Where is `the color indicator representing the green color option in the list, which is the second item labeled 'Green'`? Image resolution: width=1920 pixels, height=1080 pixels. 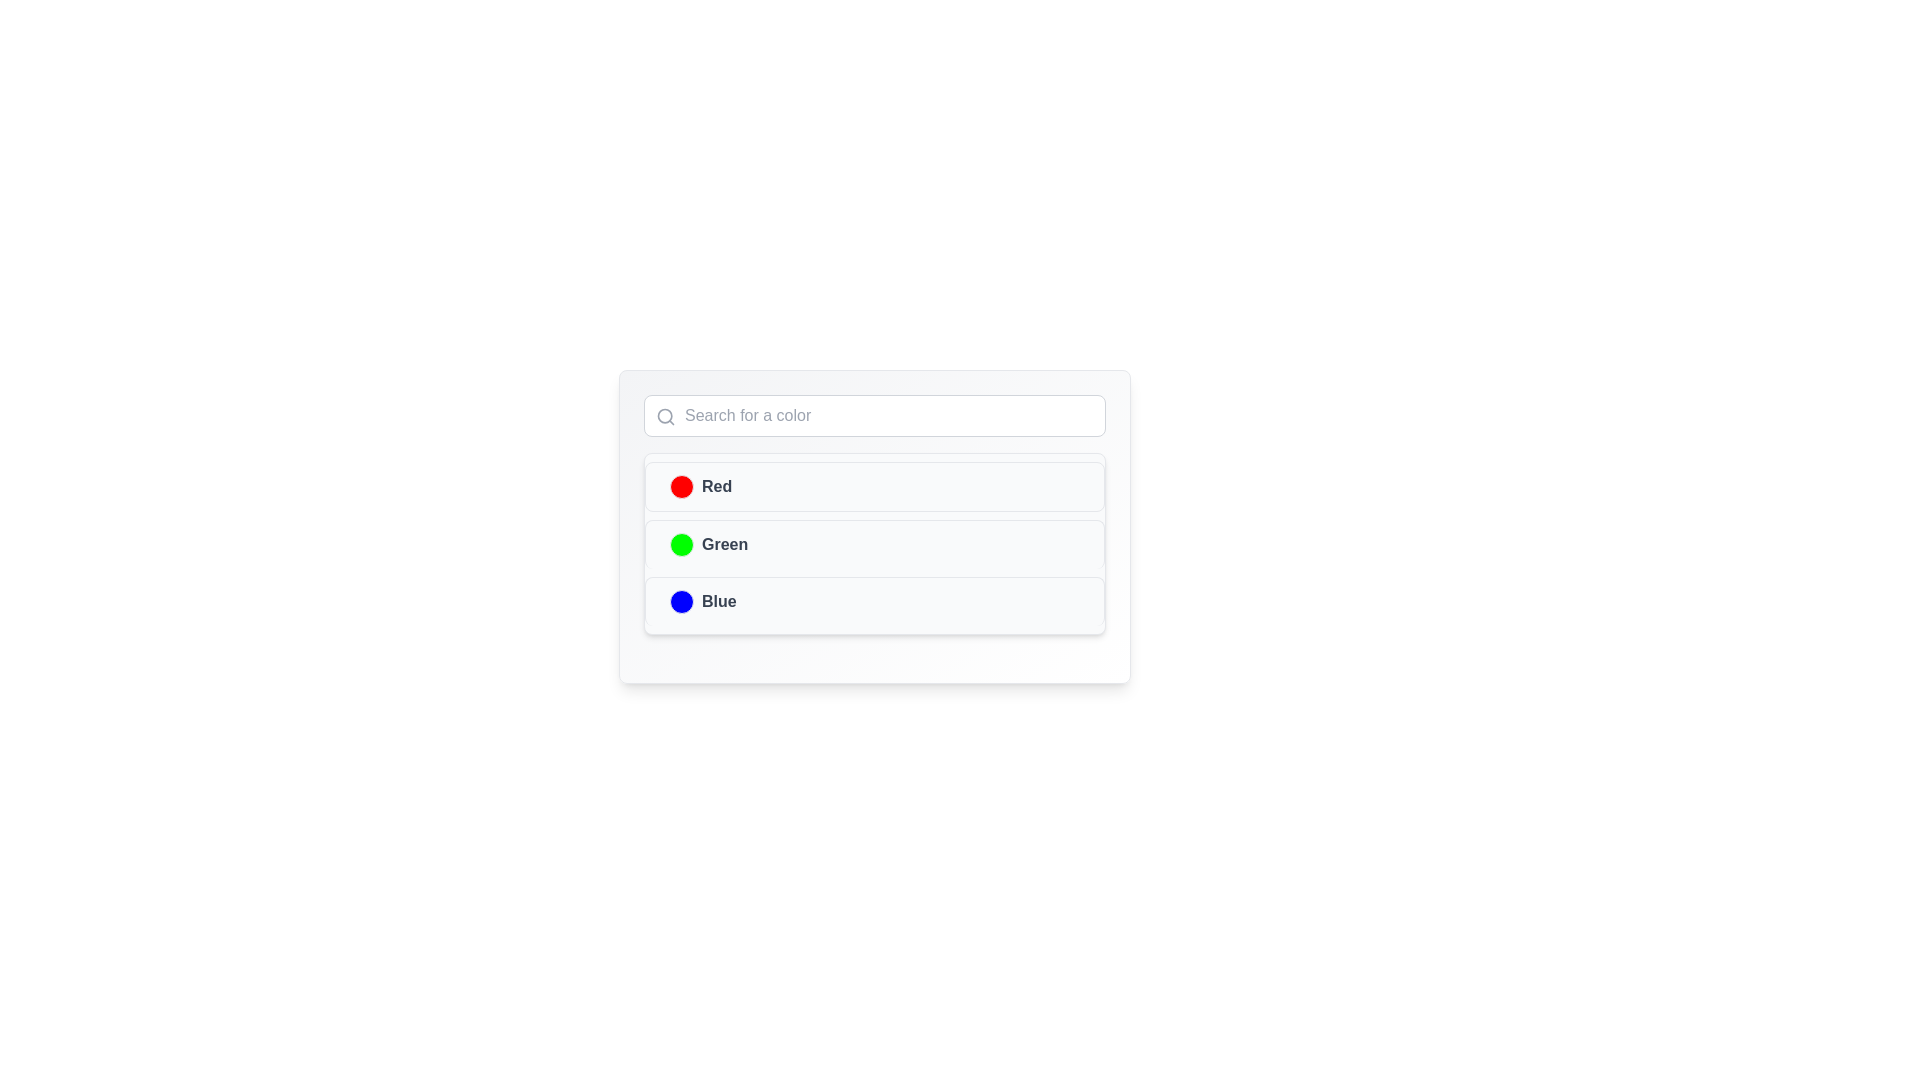
the color indicator representing the green color option in the list, which is the second item labeled 'Green' is located at coordinates (681, 544).